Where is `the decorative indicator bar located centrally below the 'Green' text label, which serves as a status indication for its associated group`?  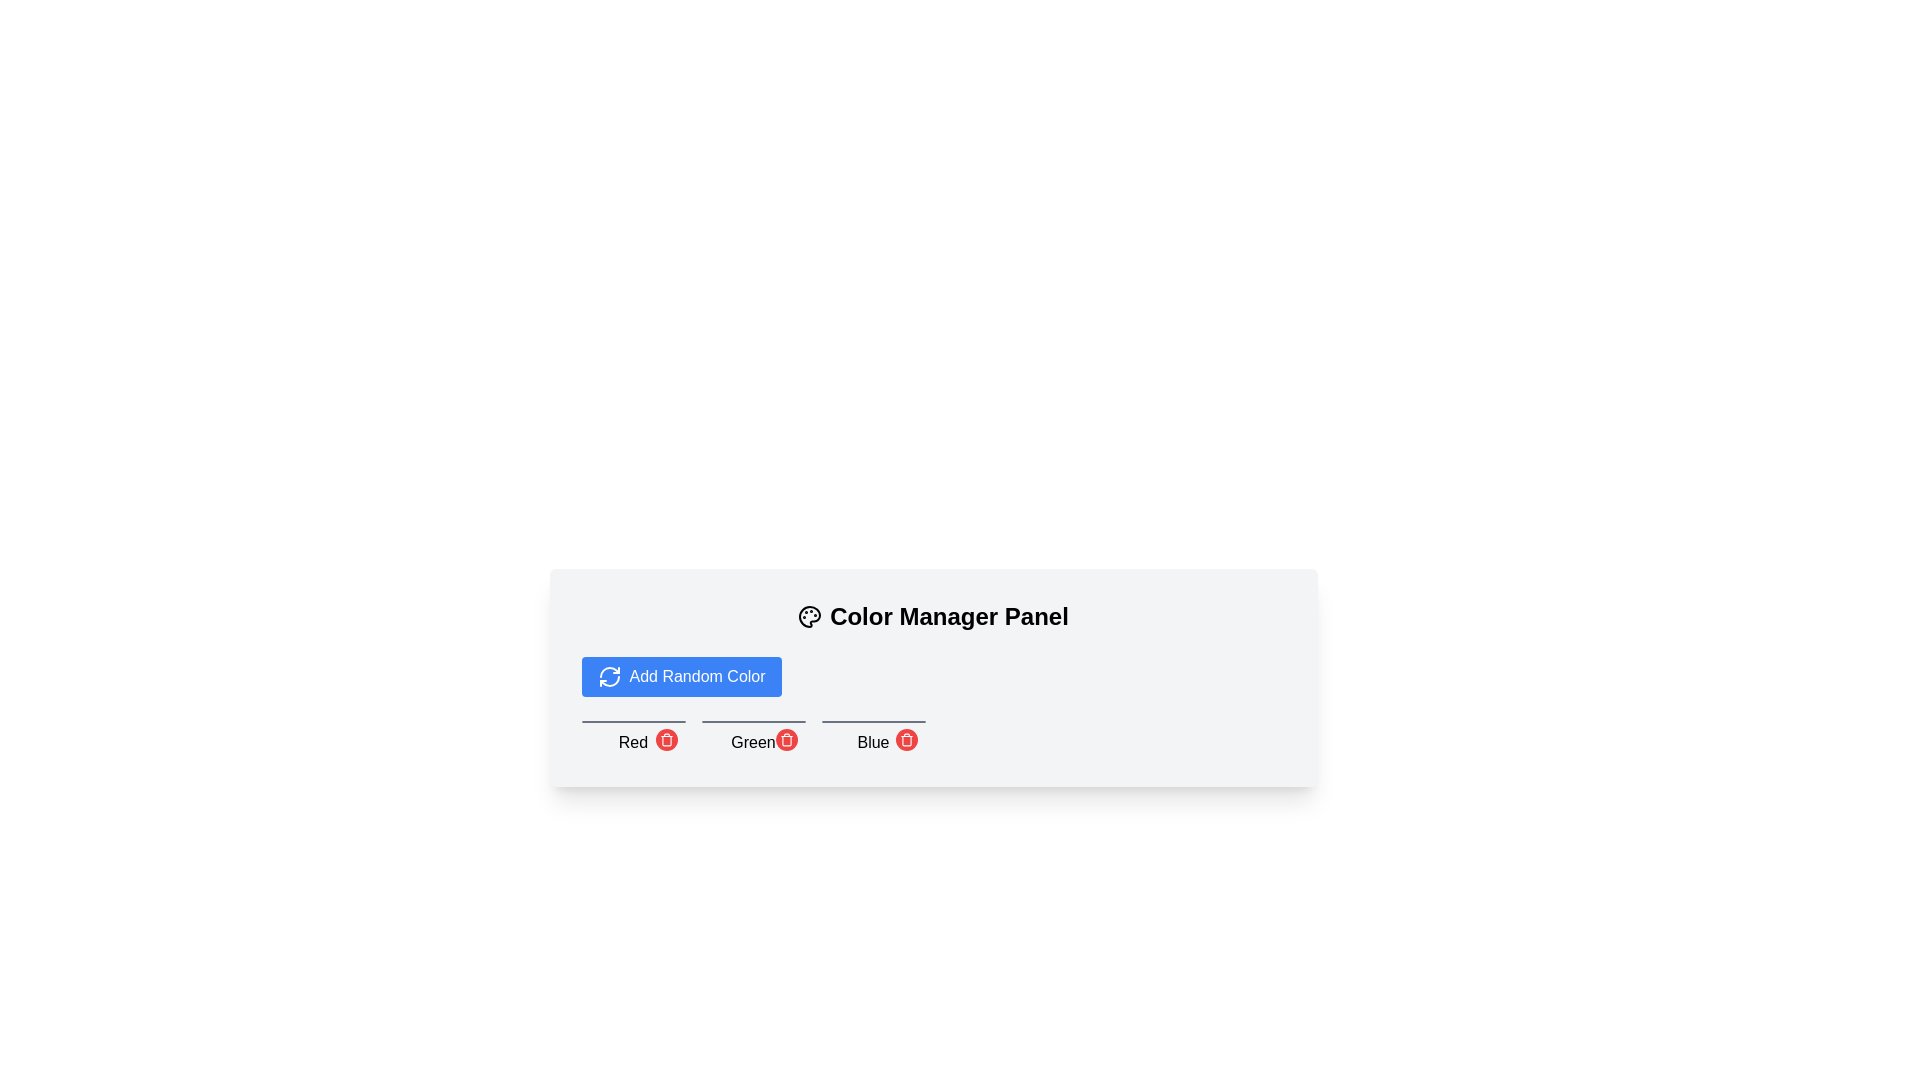 the decorative indicator bar located centrally below the 'Green' text label, which serves as a status indication for its associated group is located at coordinates (752, 721).